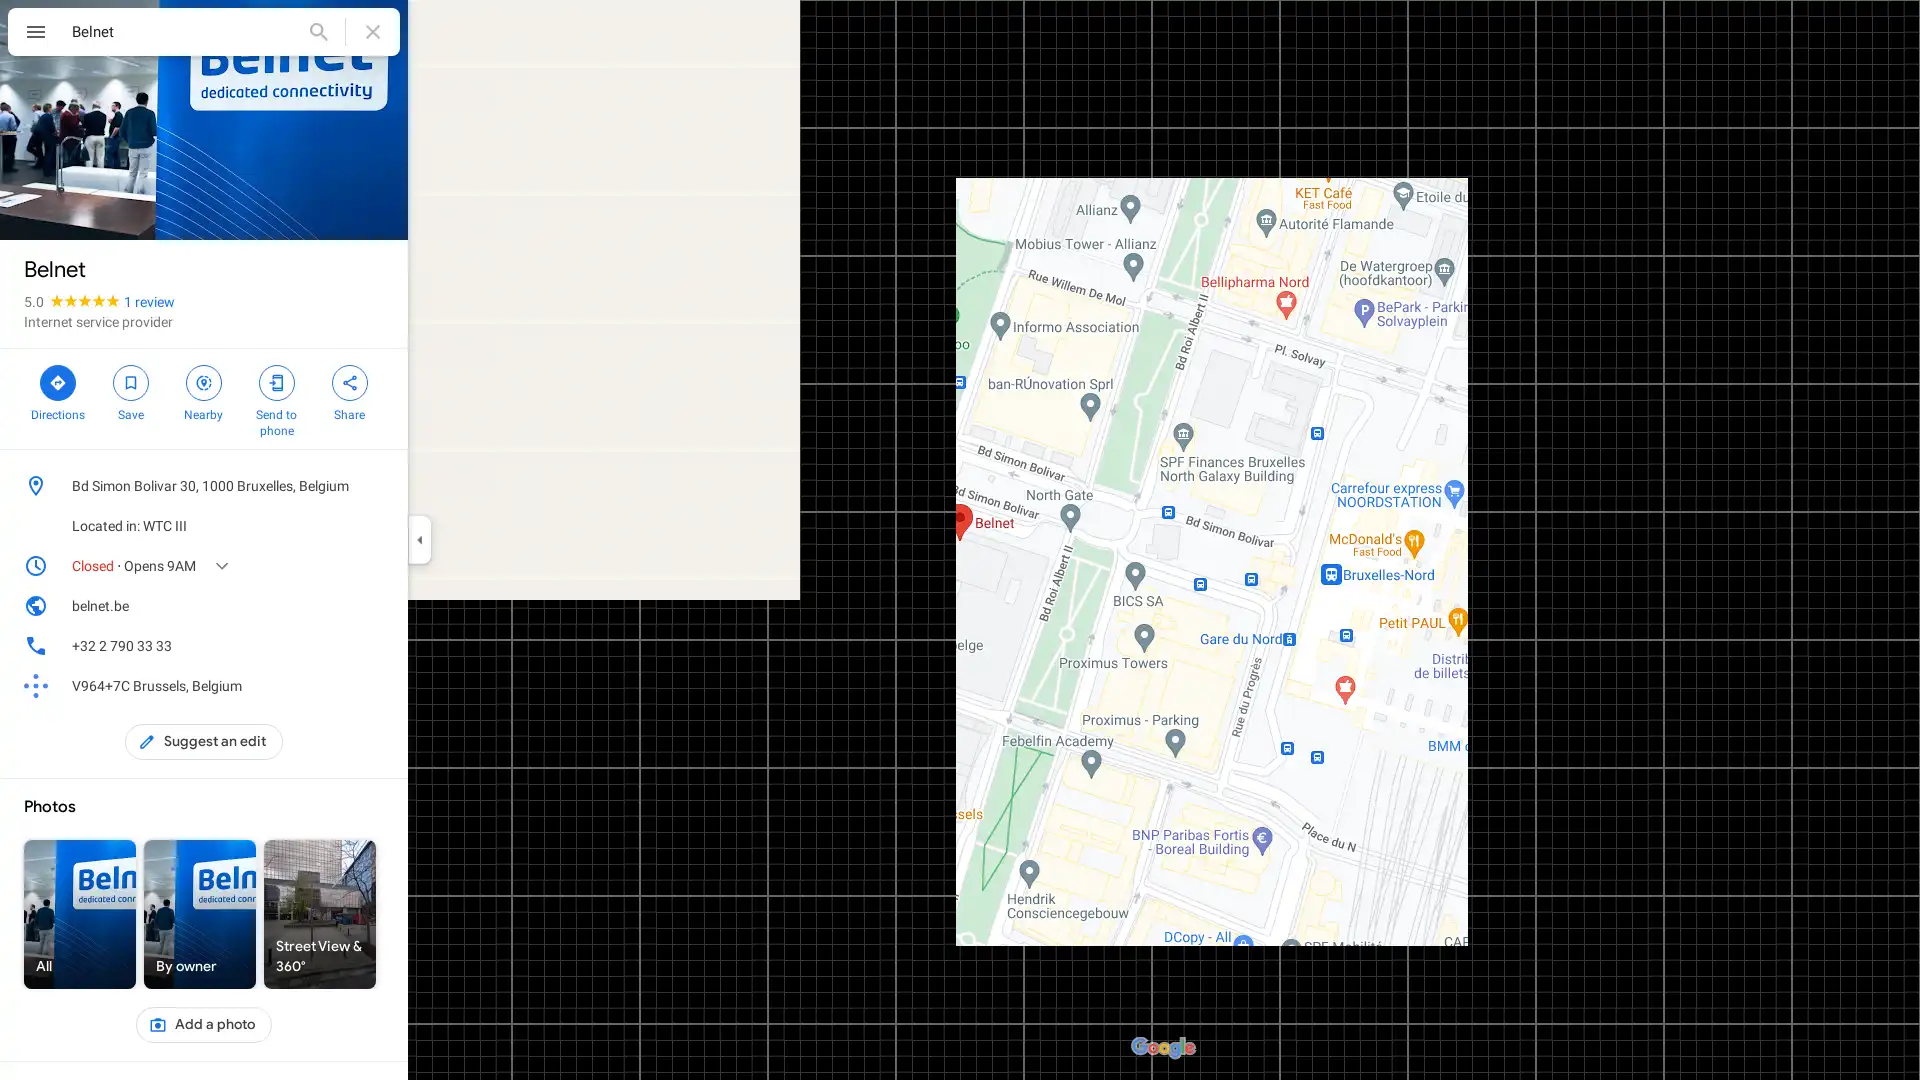 The width and height of the screenshot is (1920, 1080). Describe the element at coordinates (418, 540) in the screenshot. I see `Collapse side panel` at that location.